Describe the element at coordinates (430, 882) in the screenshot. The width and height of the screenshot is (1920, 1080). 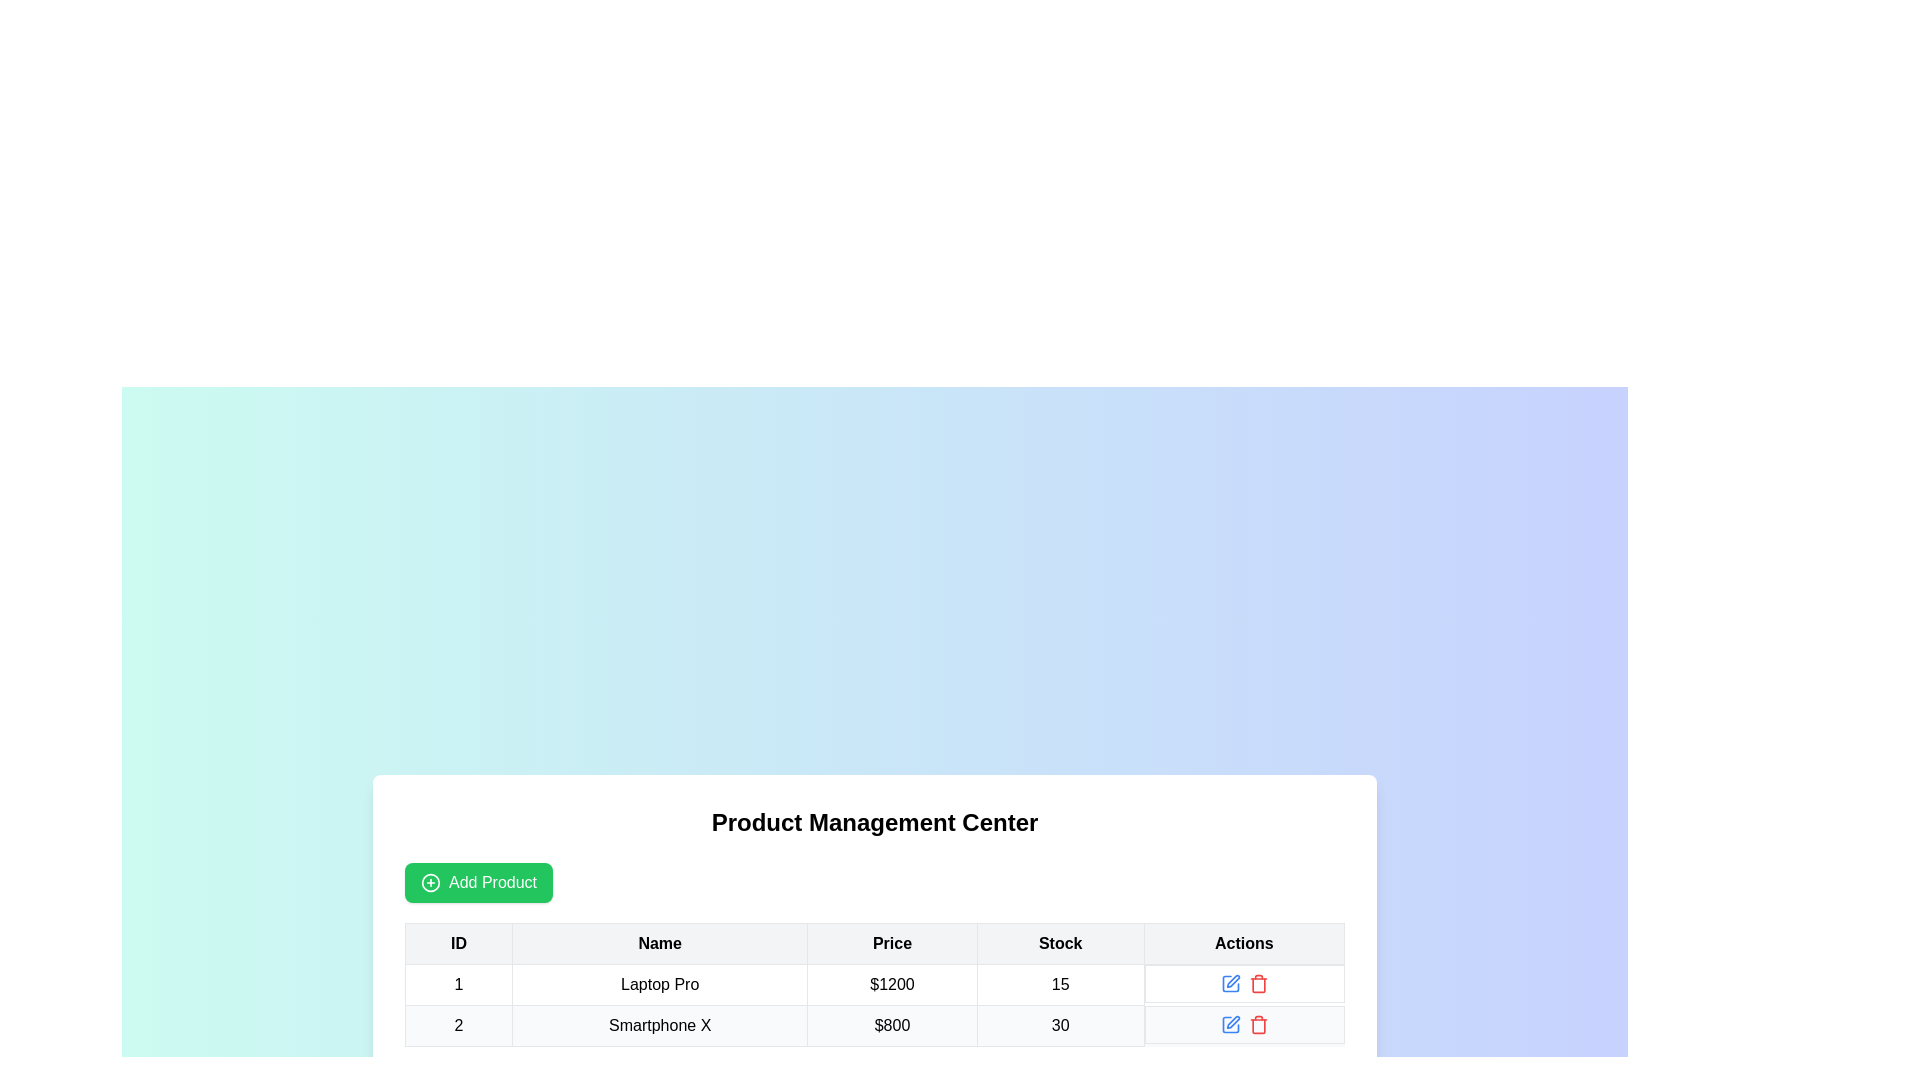
I see `the circle-plus icon located on the left side of the green rectangular 'Add Product' button in the Product Management interface` at that location.